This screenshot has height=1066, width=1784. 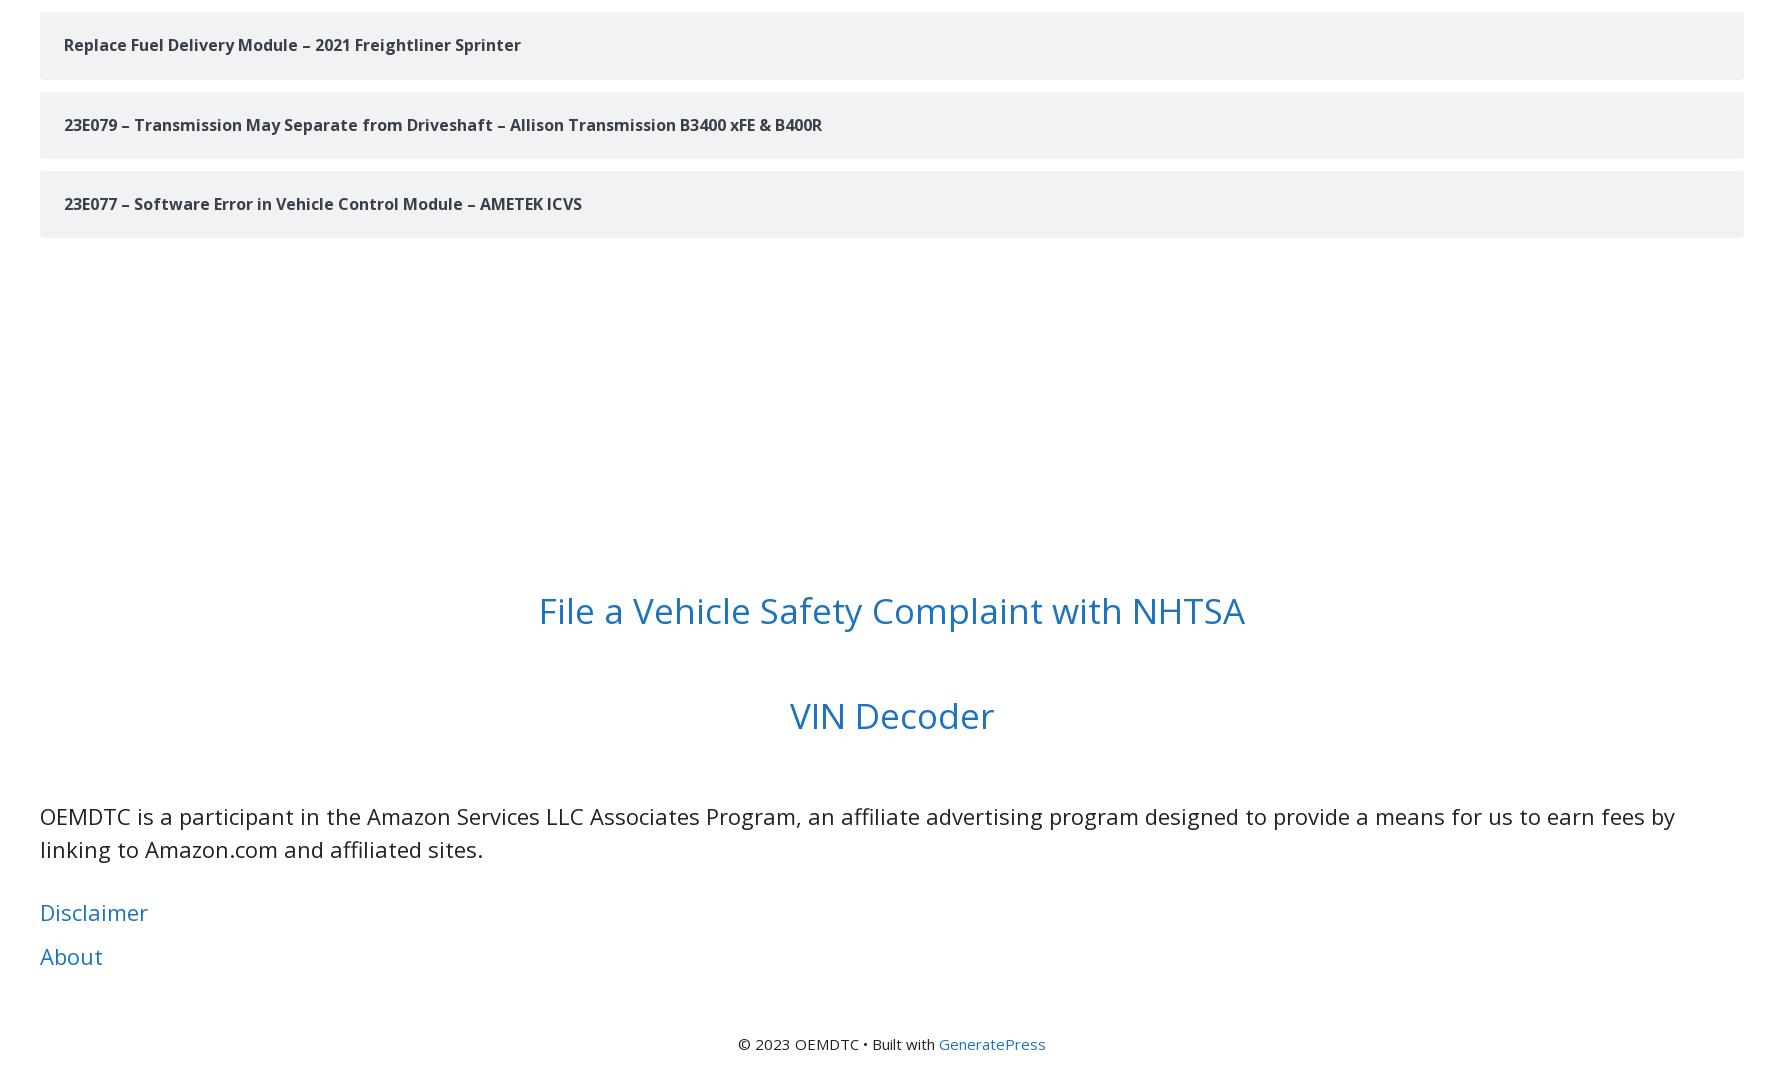 I want to click on 'GeneratePress', so click(x=938, y=1042).